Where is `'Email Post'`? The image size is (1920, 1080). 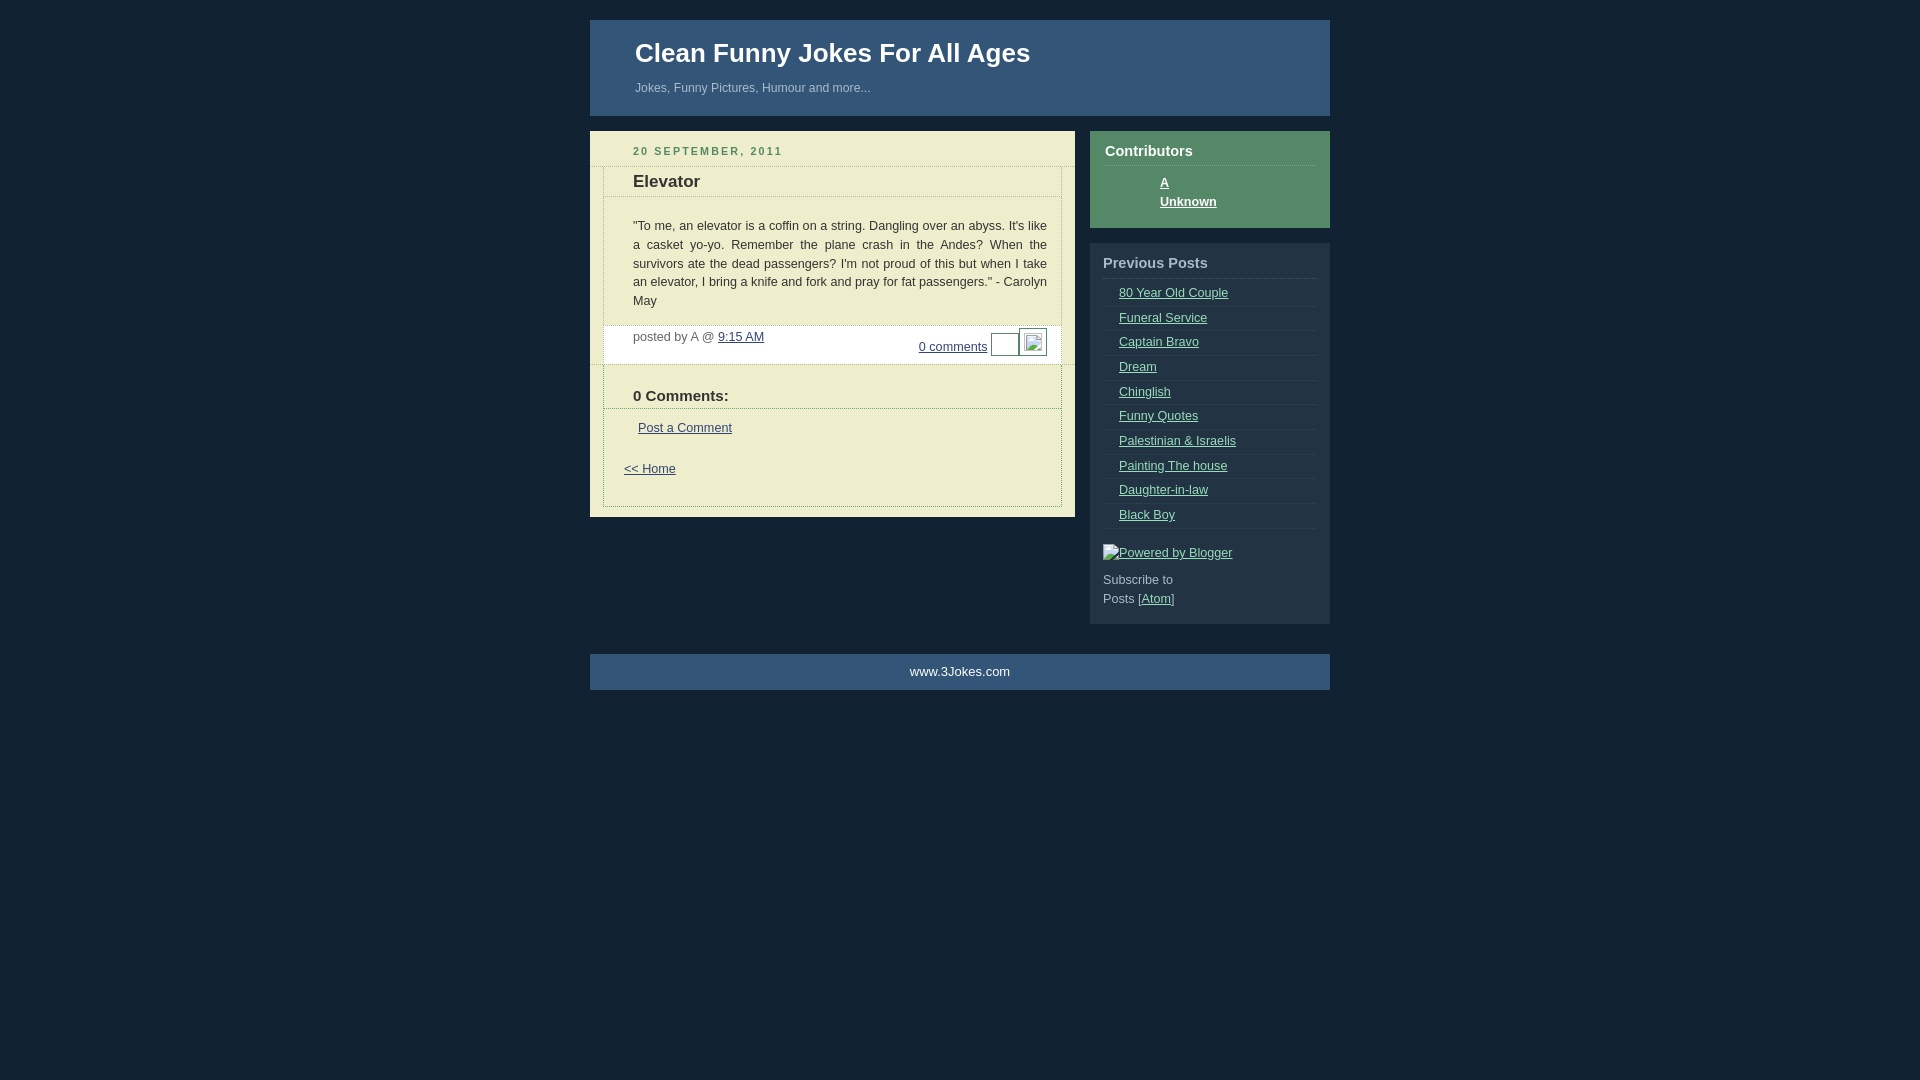
'Email Post' is located at coordinates (1004, 346).